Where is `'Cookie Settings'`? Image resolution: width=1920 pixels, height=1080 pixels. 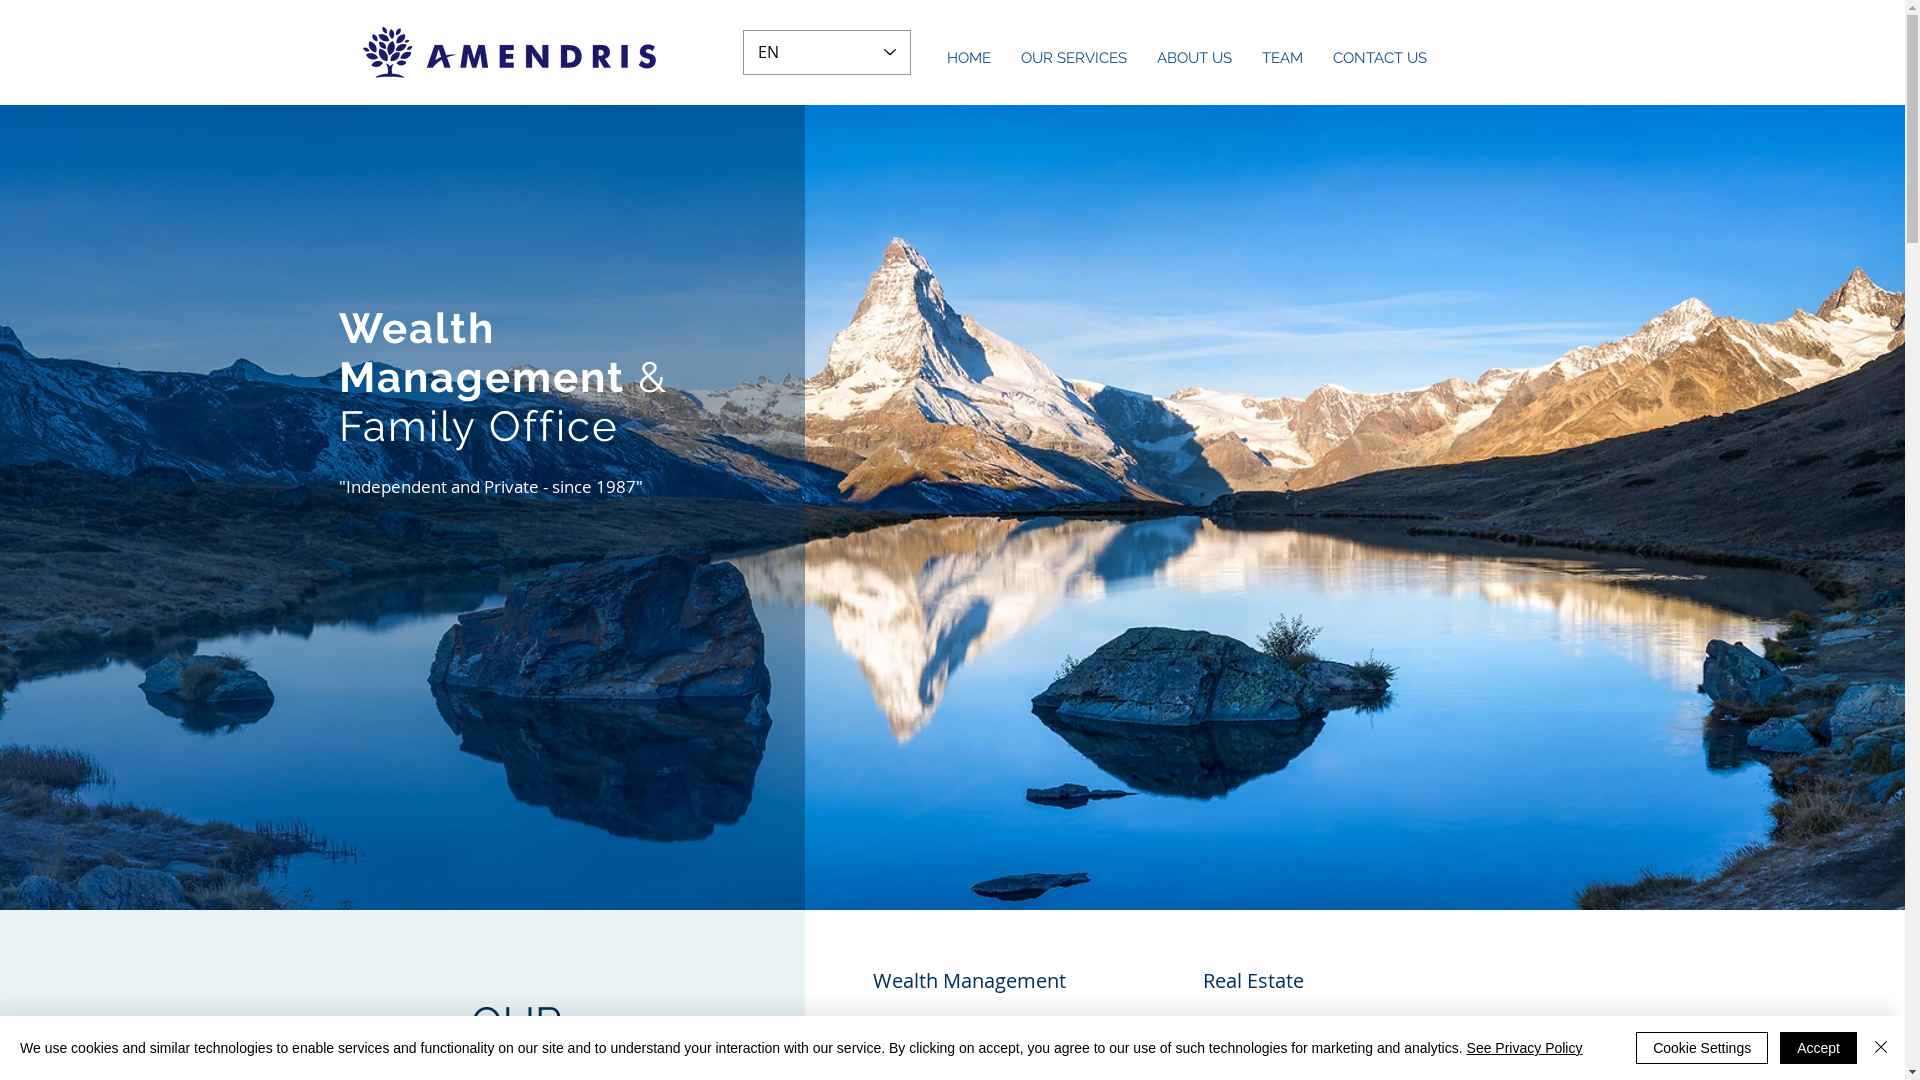 'Cookie Settings' is located at coordinates (1701, 1047).